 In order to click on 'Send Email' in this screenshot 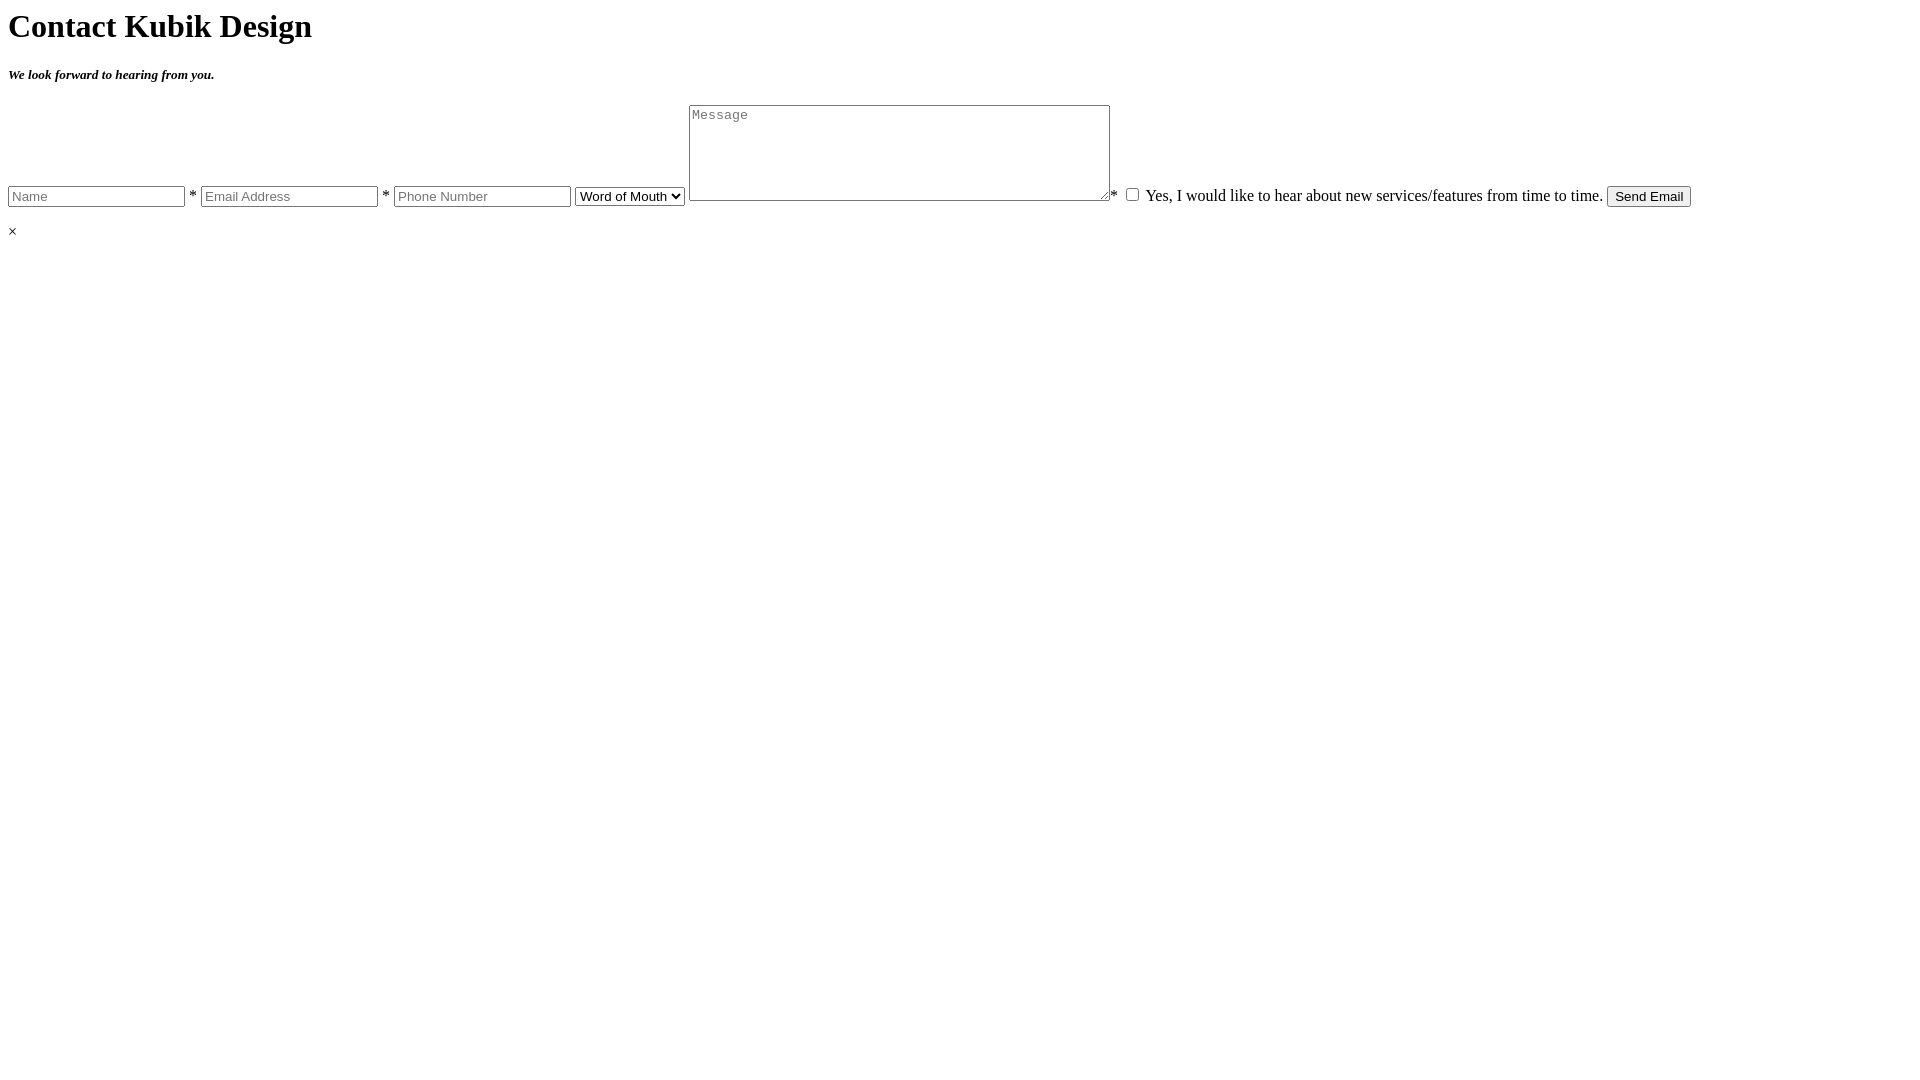, I will do `click(1607, 196)`.